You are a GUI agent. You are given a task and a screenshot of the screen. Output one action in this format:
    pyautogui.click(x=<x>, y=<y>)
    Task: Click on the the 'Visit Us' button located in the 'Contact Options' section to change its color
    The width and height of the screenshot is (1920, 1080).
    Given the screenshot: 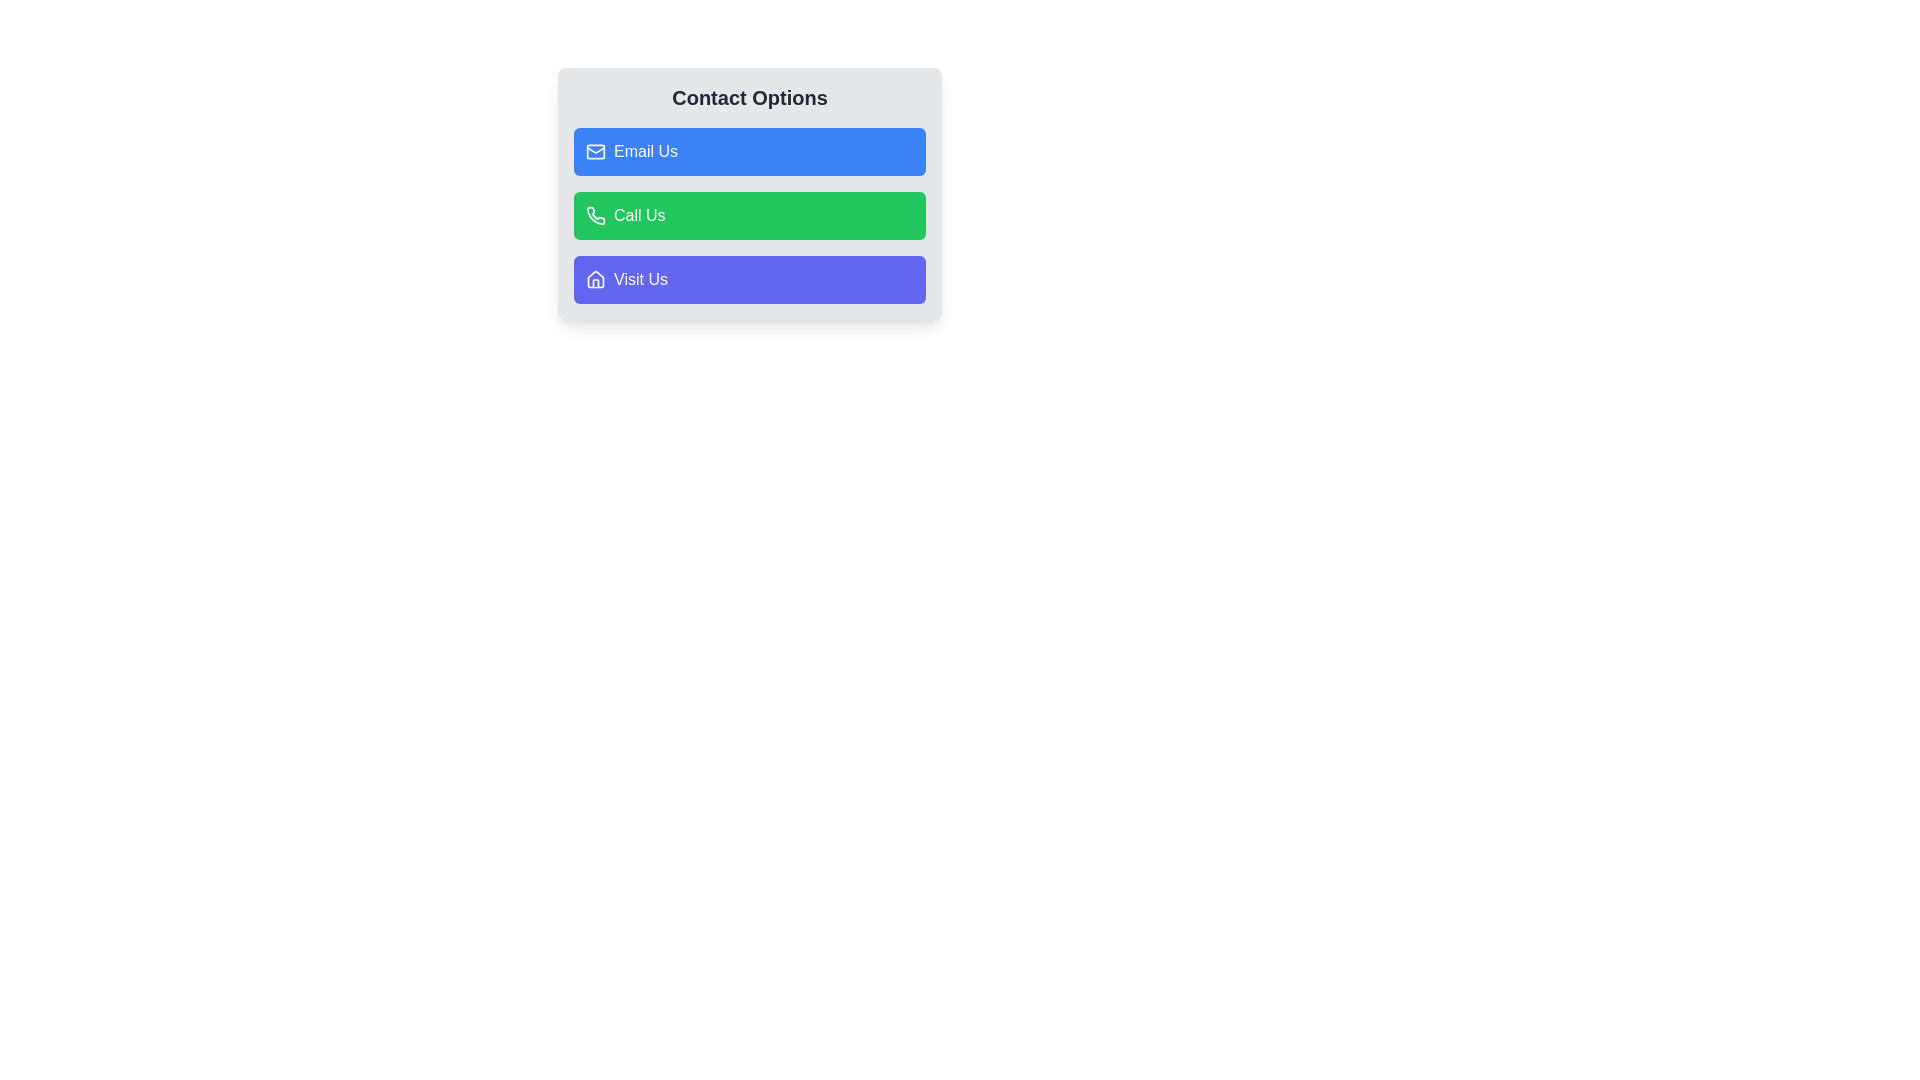 What is the action you would take?
    pyautogui.click(x=748, y=280)
    